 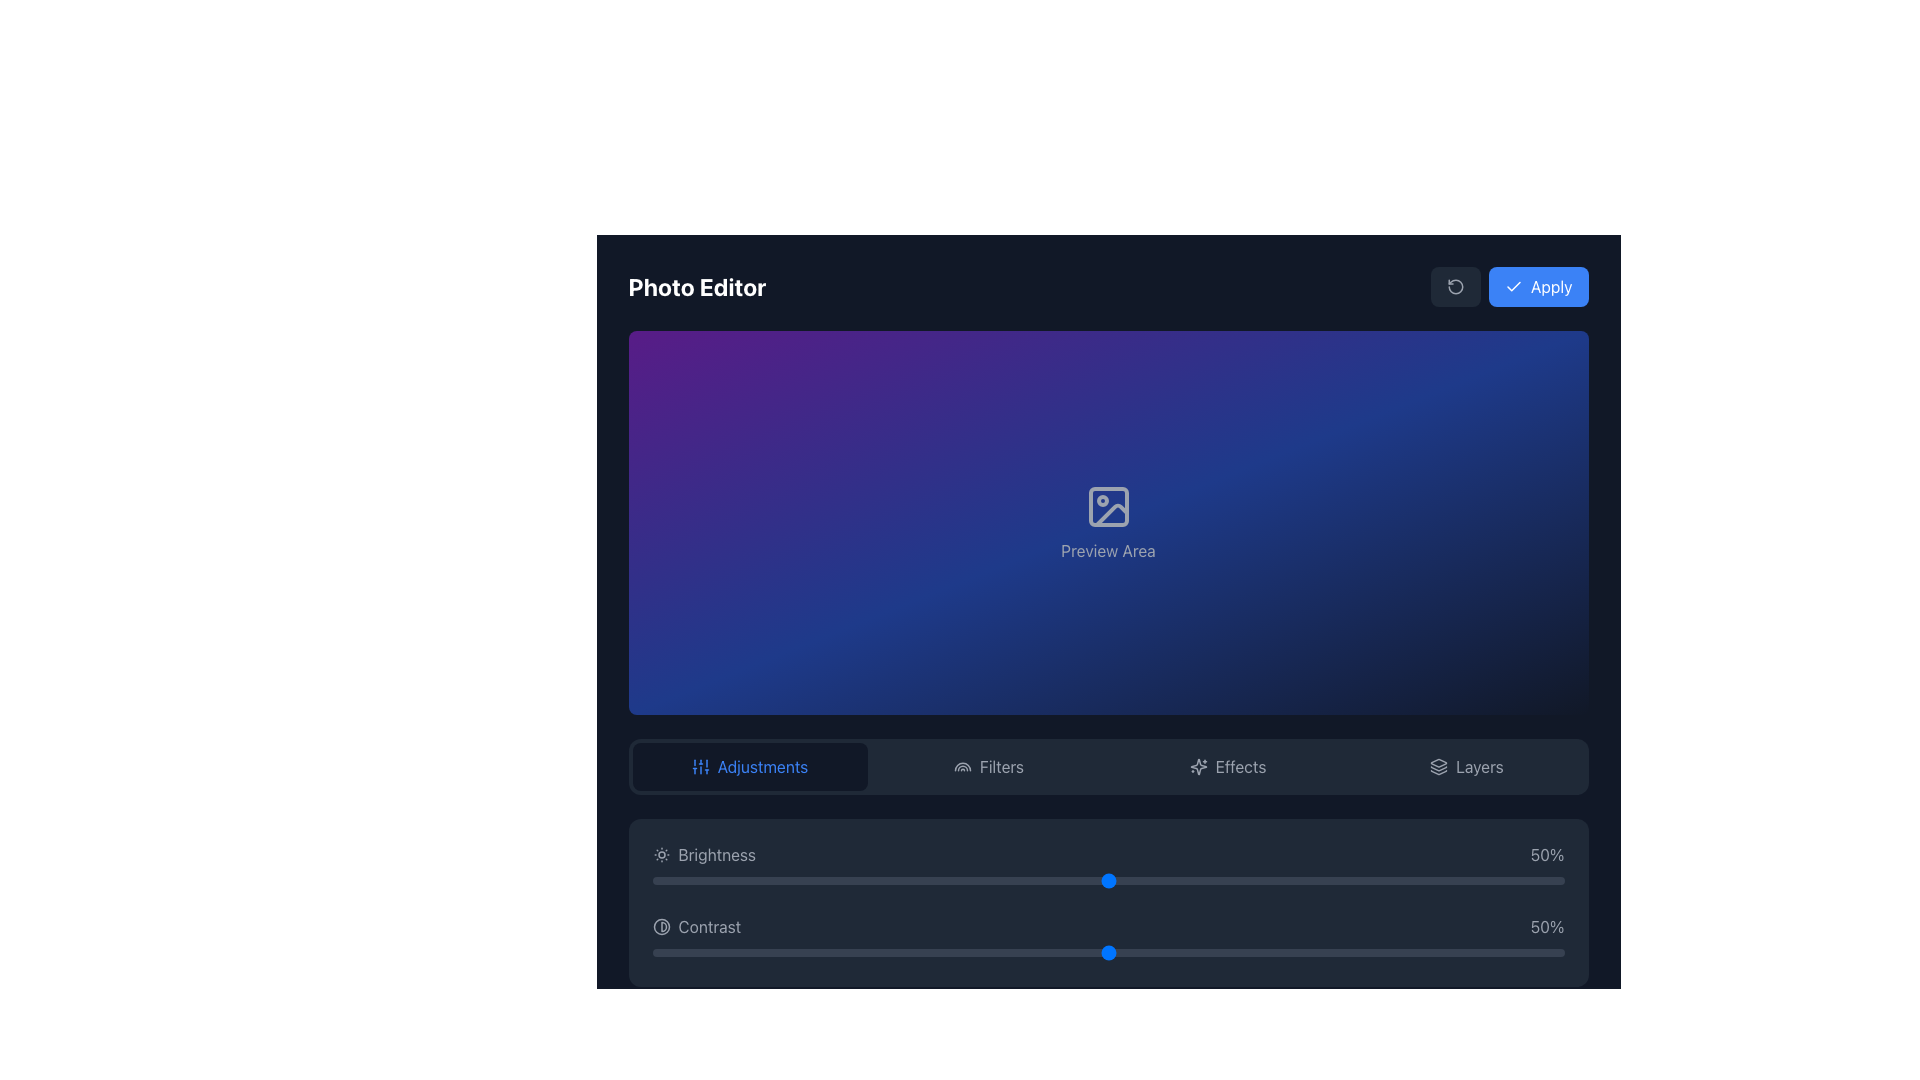 I want to click on the circular arrow icon in the top-right corner of the interface, so click(x=1455, y=286).